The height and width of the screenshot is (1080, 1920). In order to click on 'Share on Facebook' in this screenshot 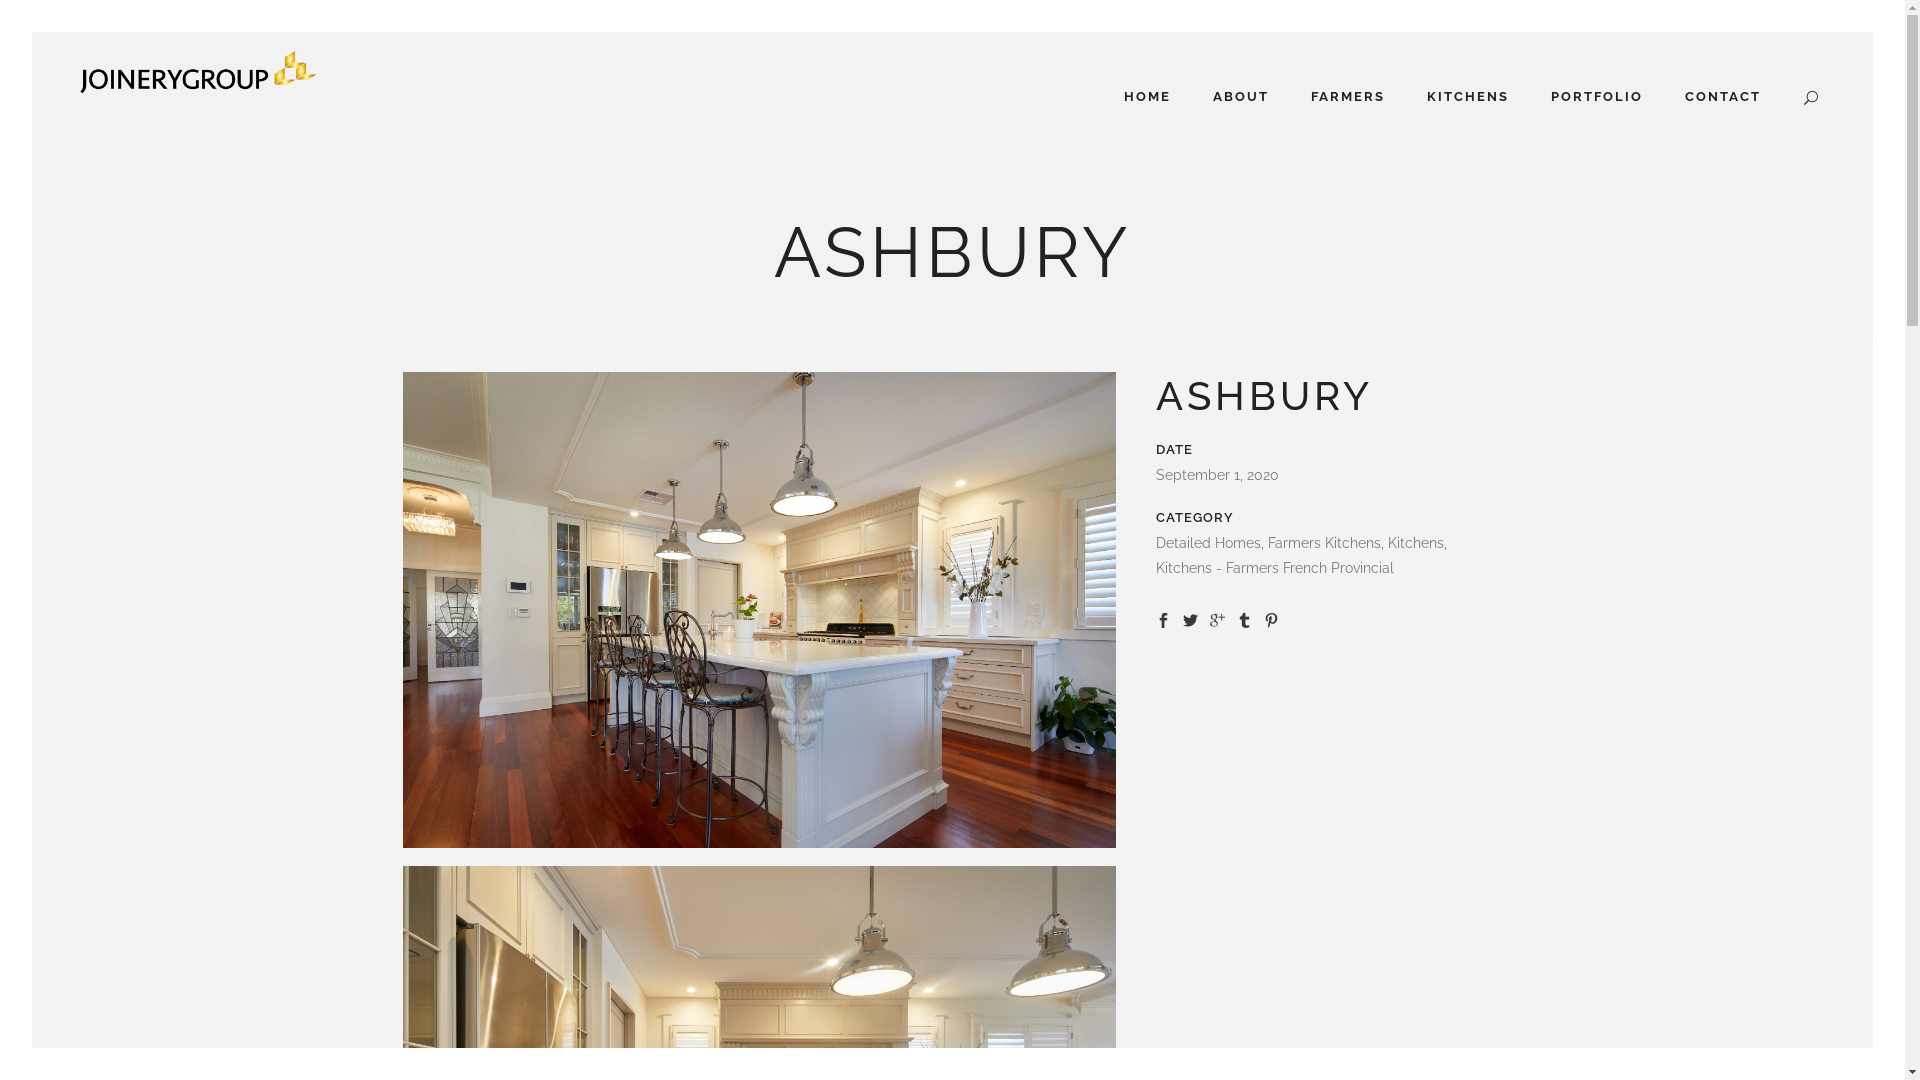, I will do `click(1163, 617)`.